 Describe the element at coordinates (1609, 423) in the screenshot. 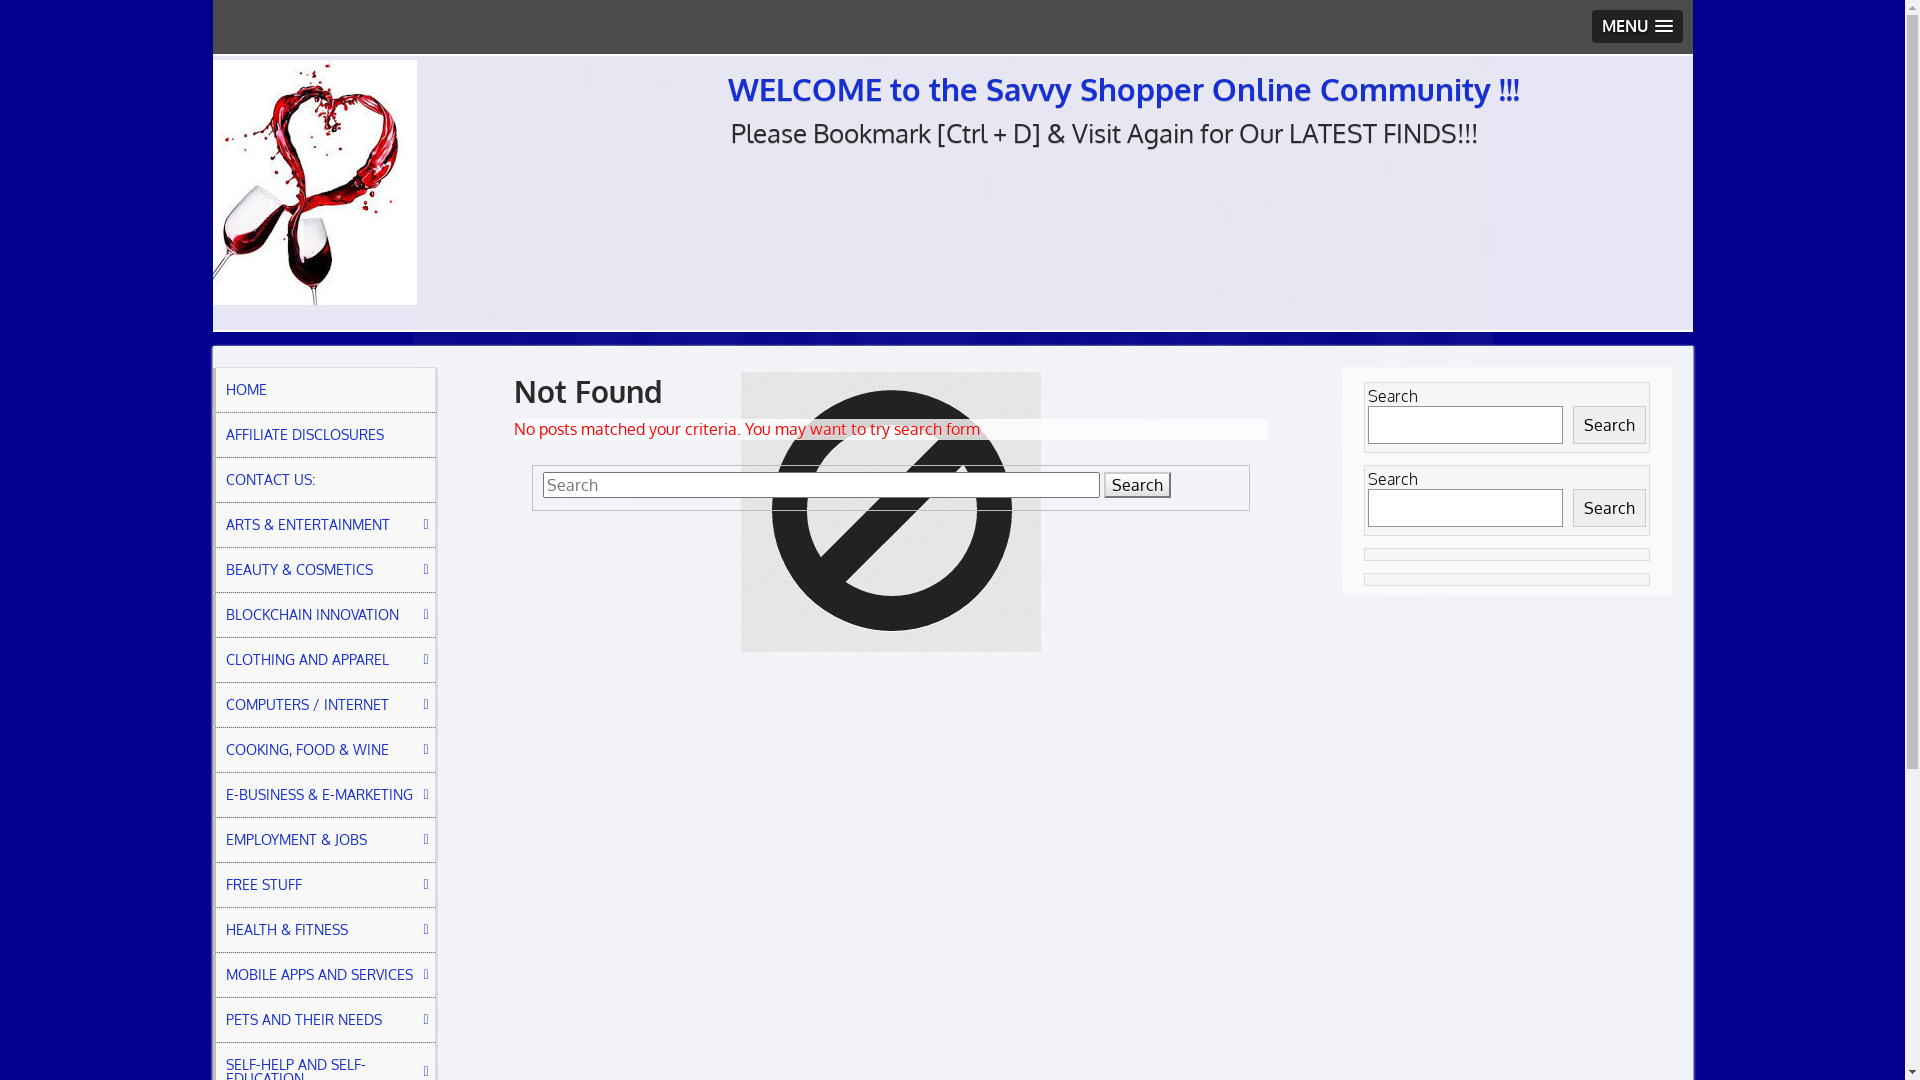

I see `'Search'` at that location.